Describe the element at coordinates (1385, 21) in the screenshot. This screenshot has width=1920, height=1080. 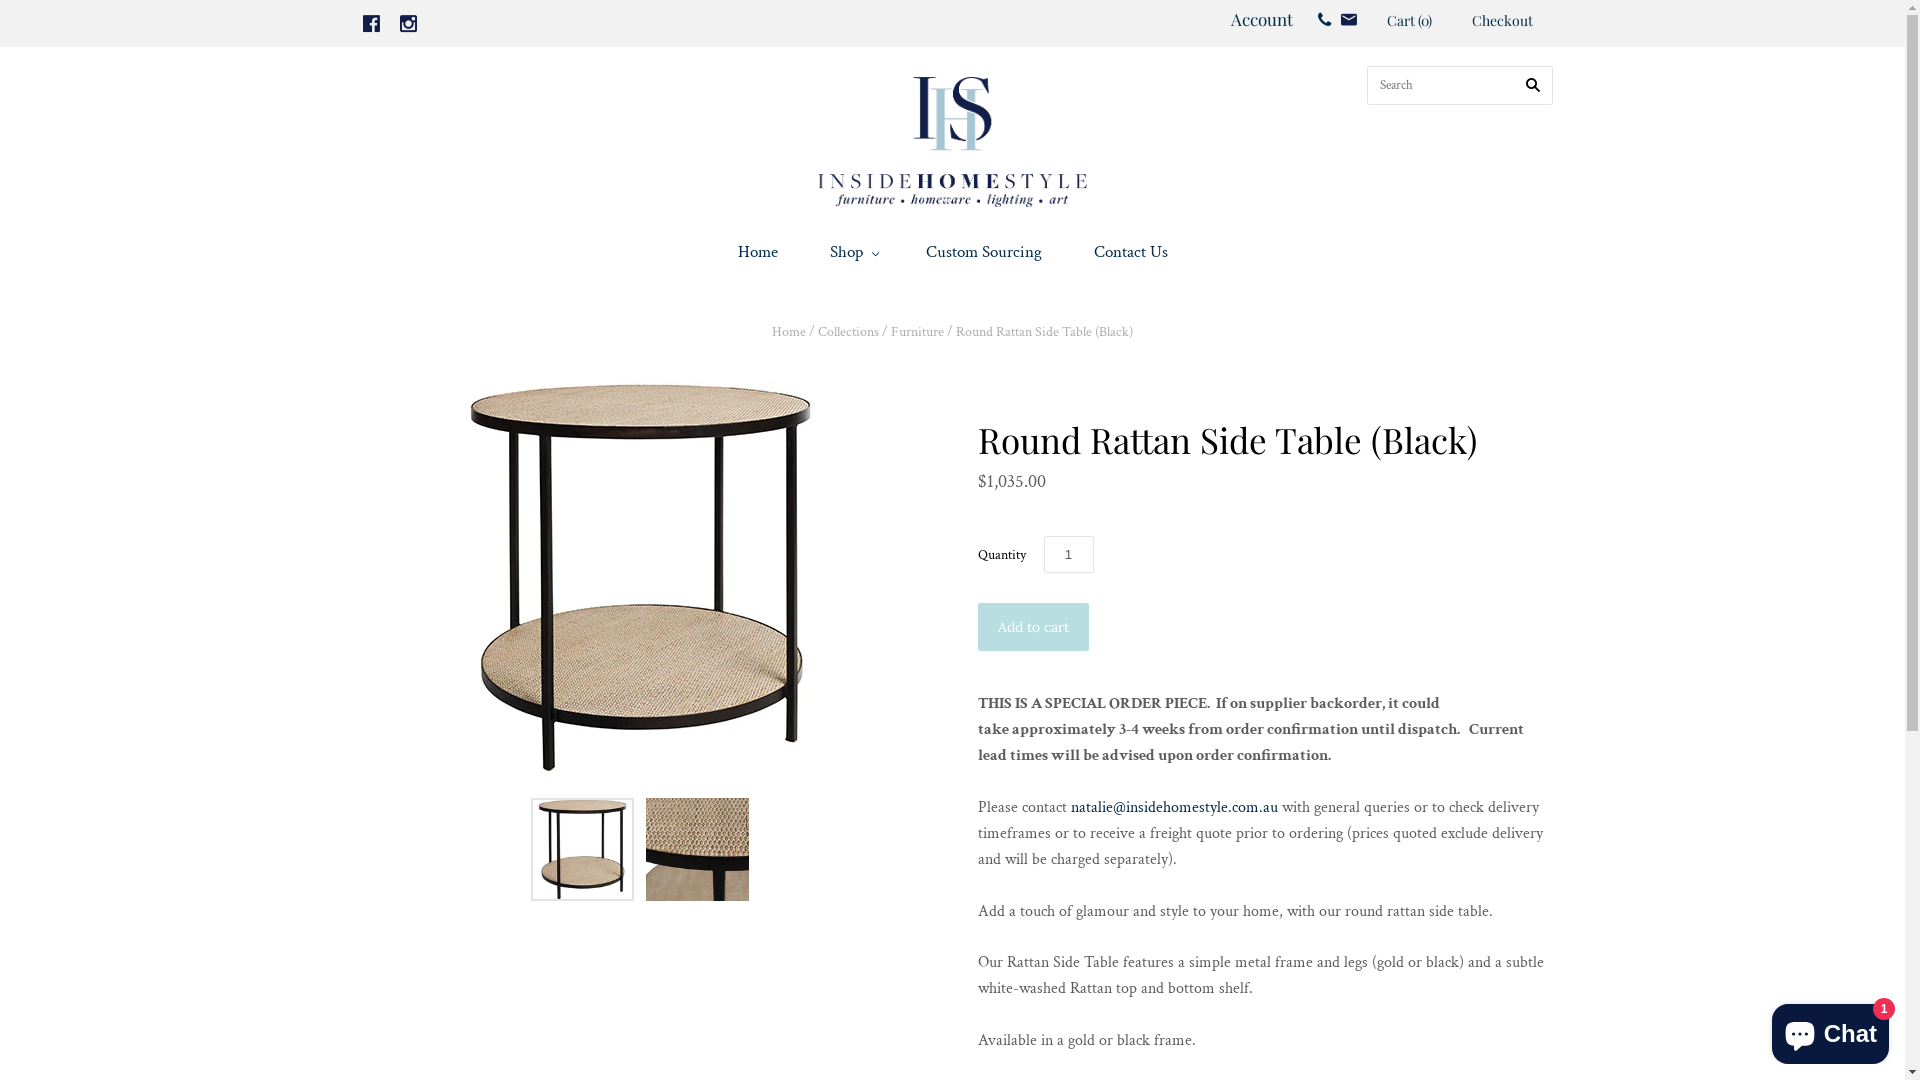
I see `'Cart (0)'` at that location.